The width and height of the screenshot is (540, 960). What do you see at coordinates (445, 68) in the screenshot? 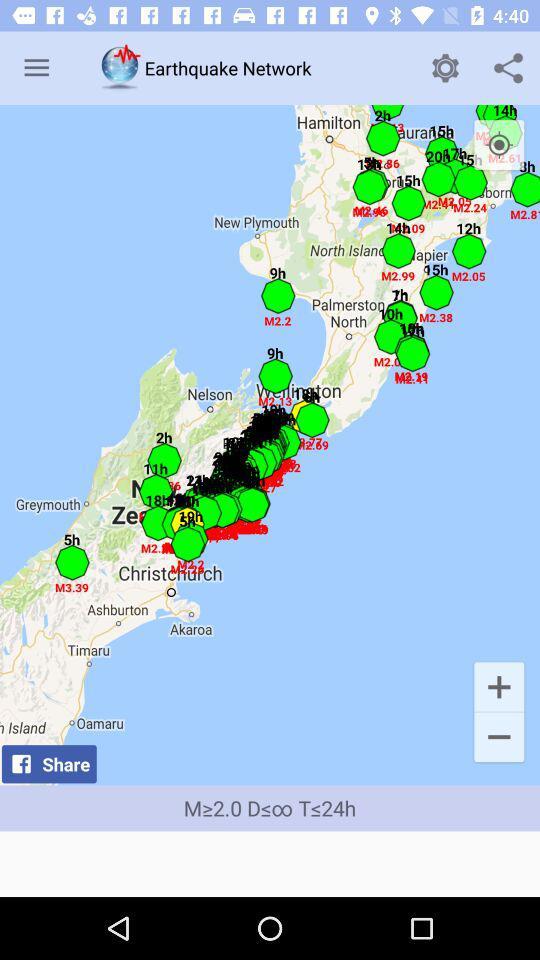
I see `item next to earthquake network icon` at bounding box center [445, 68].